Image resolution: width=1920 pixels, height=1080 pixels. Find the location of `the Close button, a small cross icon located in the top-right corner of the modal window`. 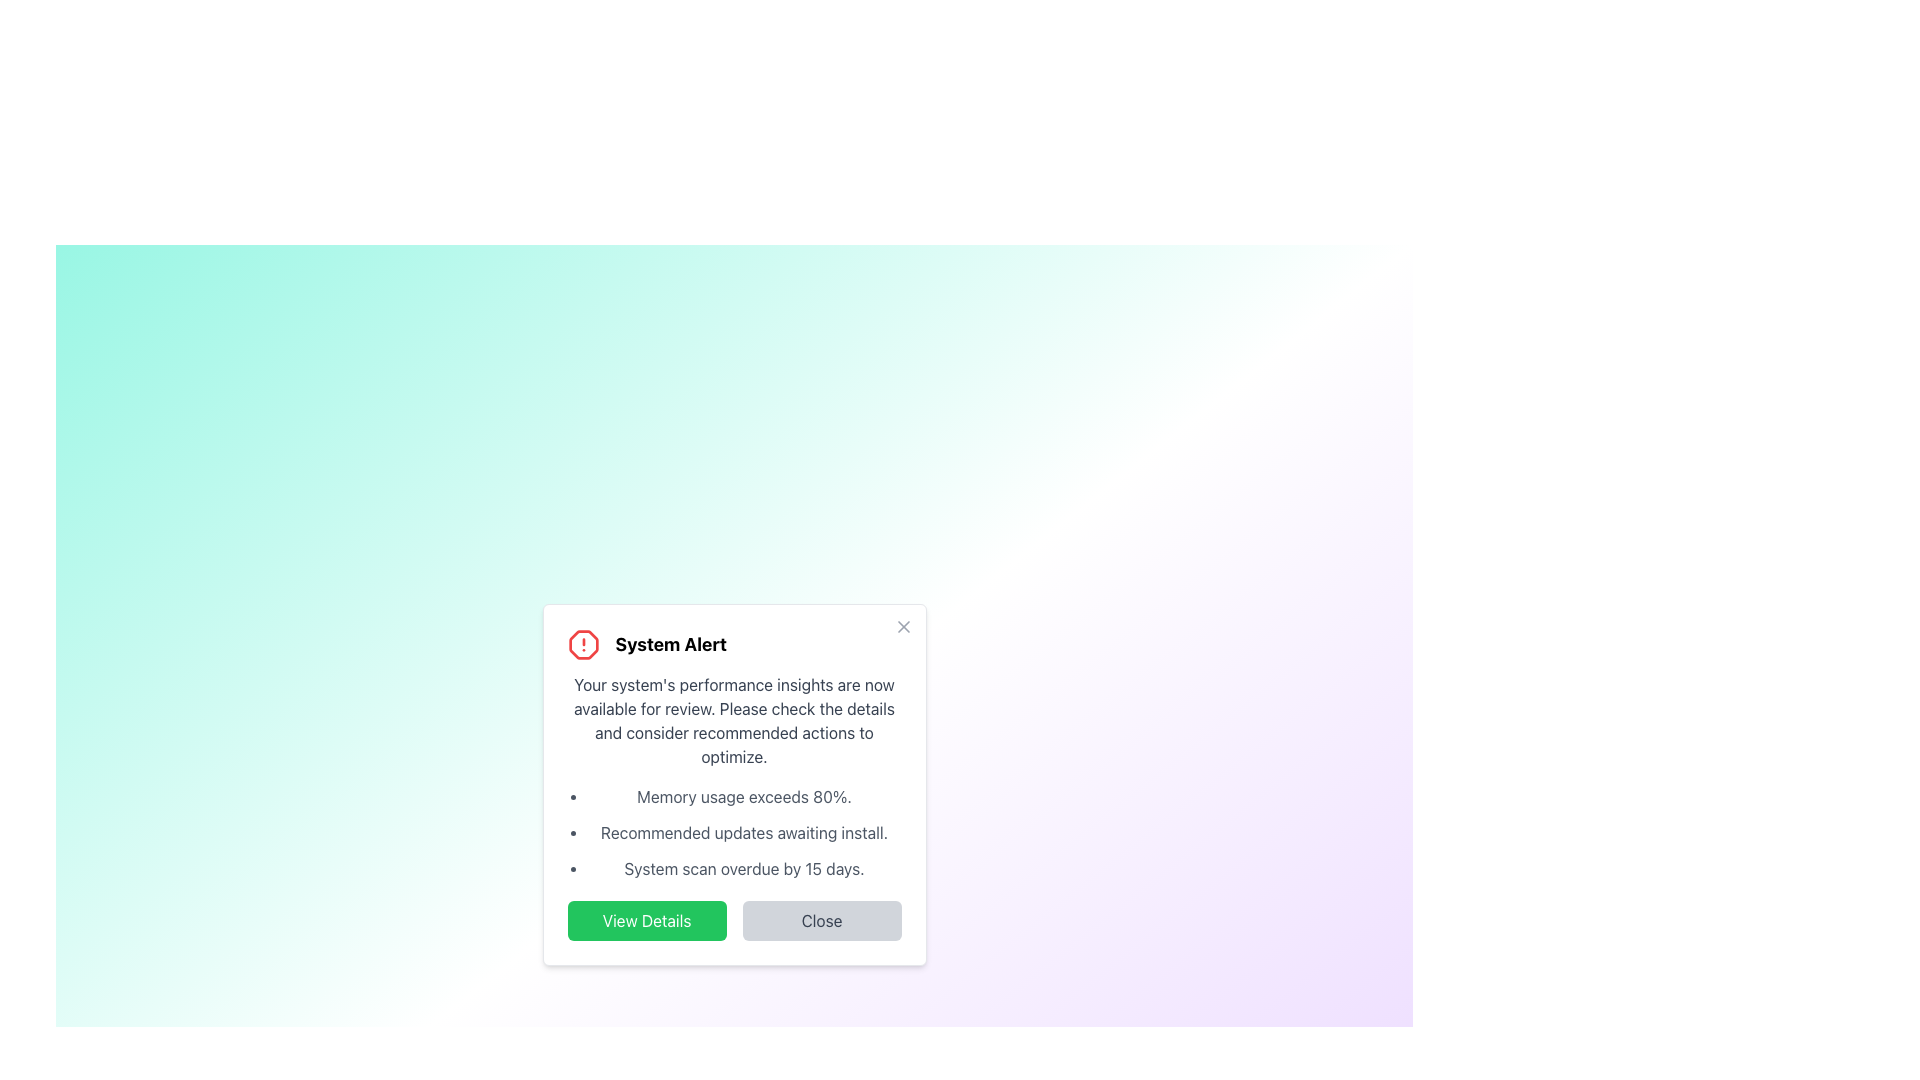

the Close button, a small cross icon located in the top-right corner of the modal window is located at coordinates (902, 626).